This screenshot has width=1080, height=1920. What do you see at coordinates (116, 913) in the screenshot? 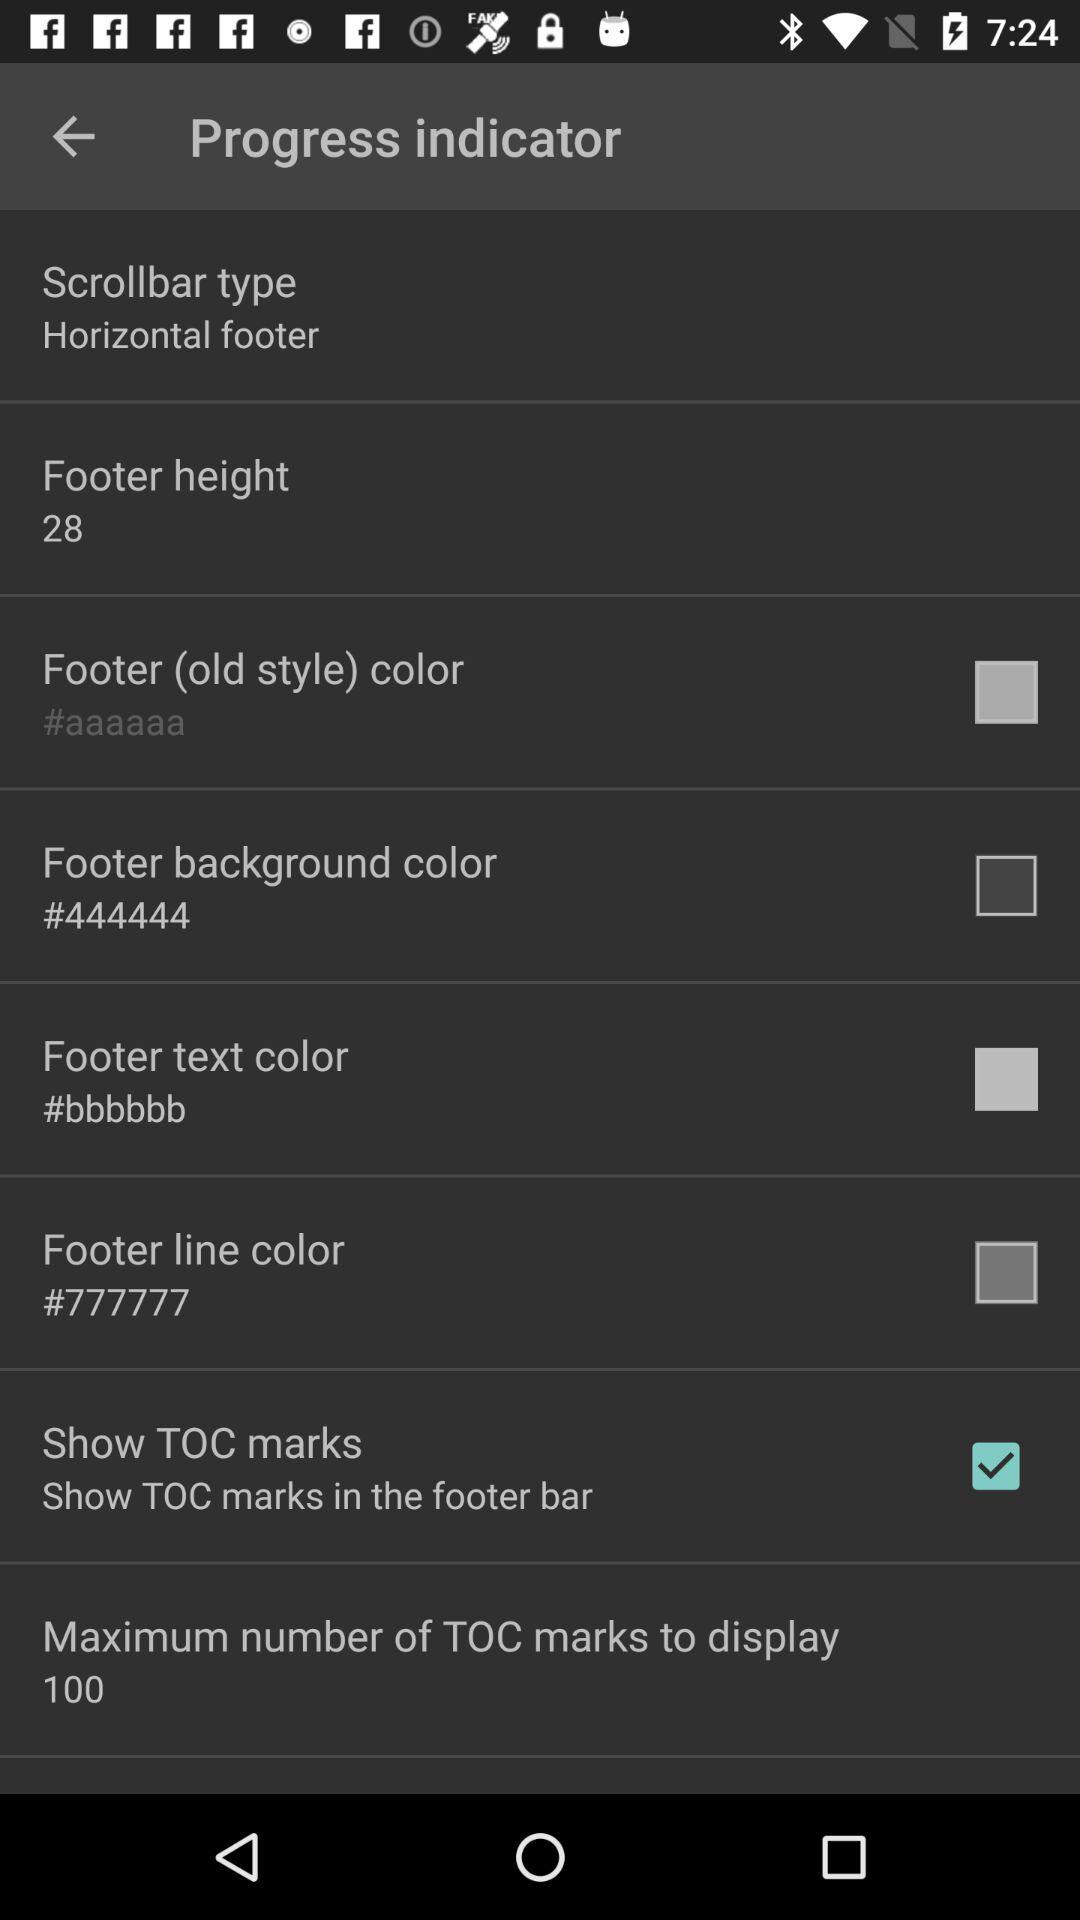
I see `the icon below the footer background color` at bounding box center [116, 913].